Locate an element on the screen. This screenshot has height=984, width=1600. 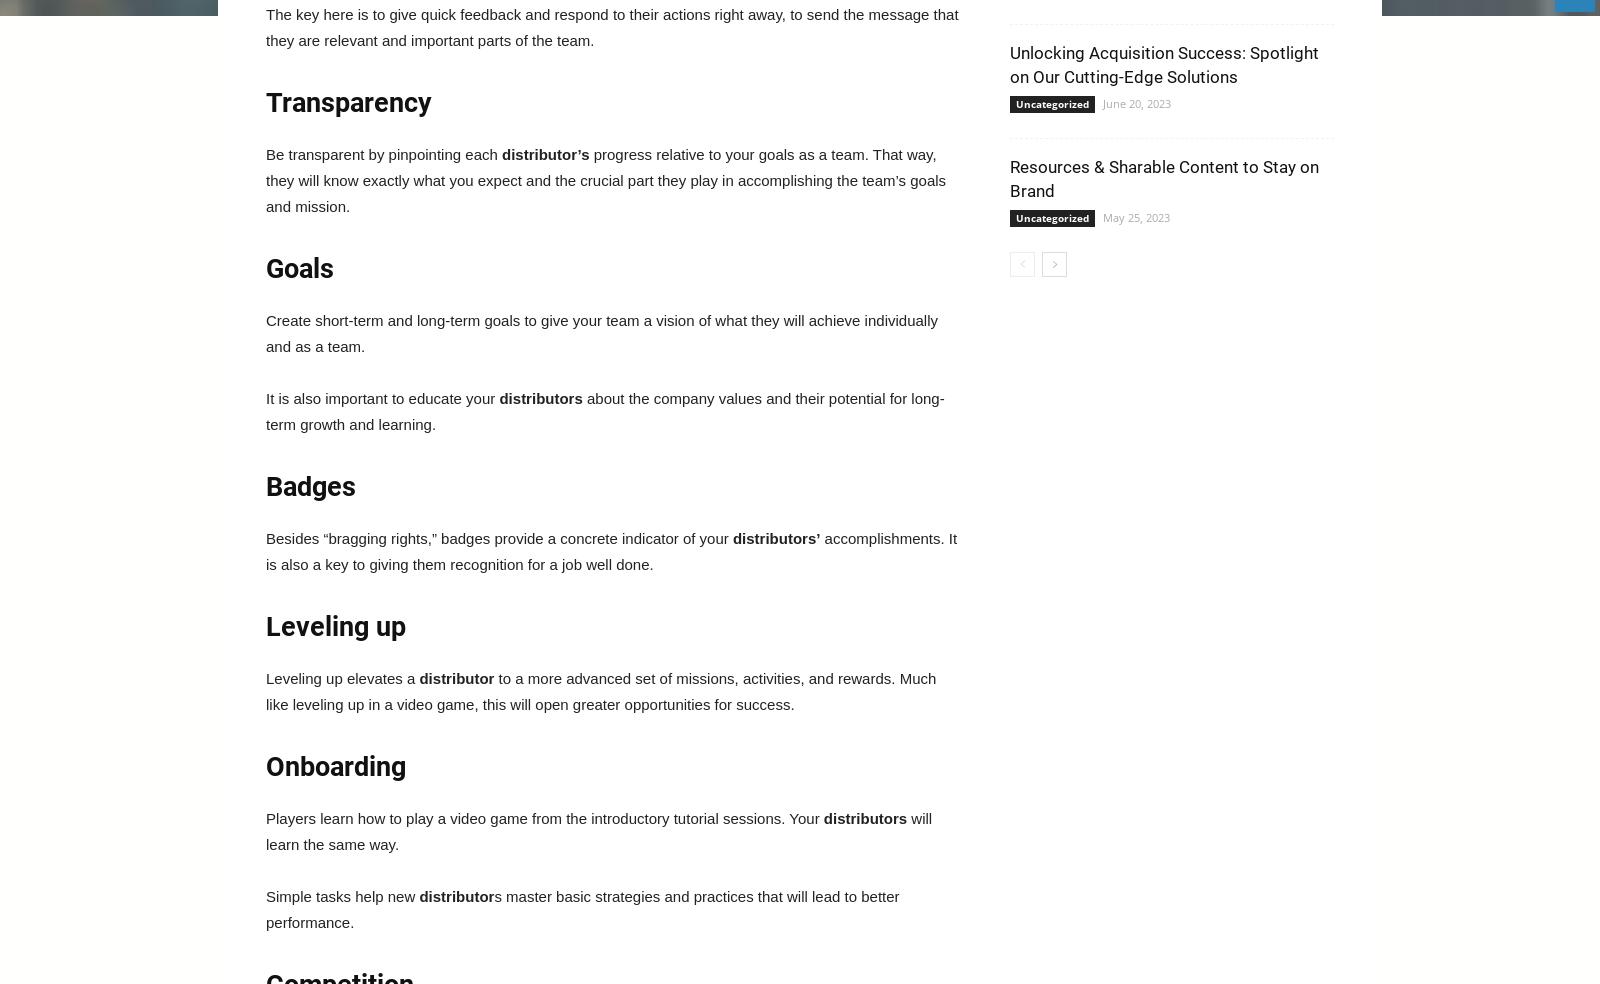
'Create short-term and long-term goals to give your team a vision of what they will achieve individually and as a team.' is located at coordinates (601, 332).